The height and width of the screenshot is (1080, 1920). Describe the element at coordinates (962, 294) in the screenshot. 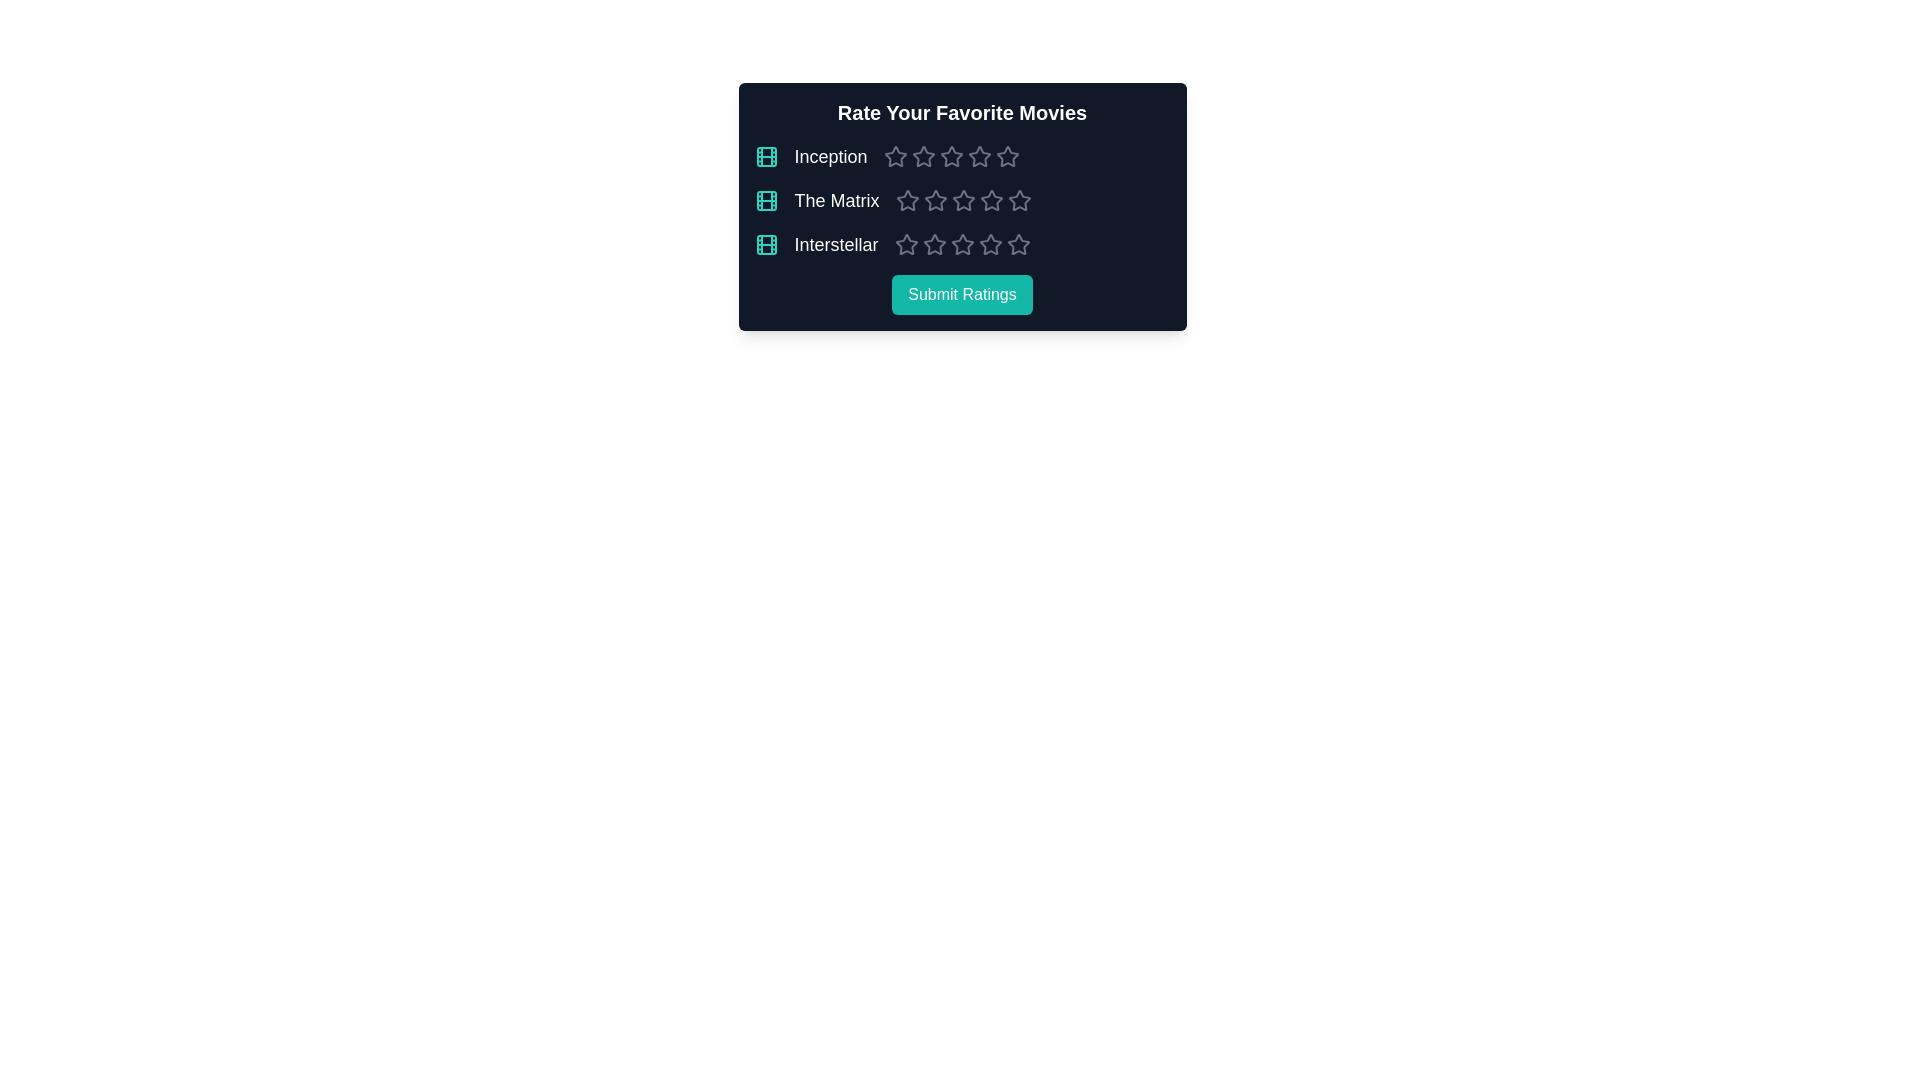

I see `the 'Submit Ratings' button` at that location.